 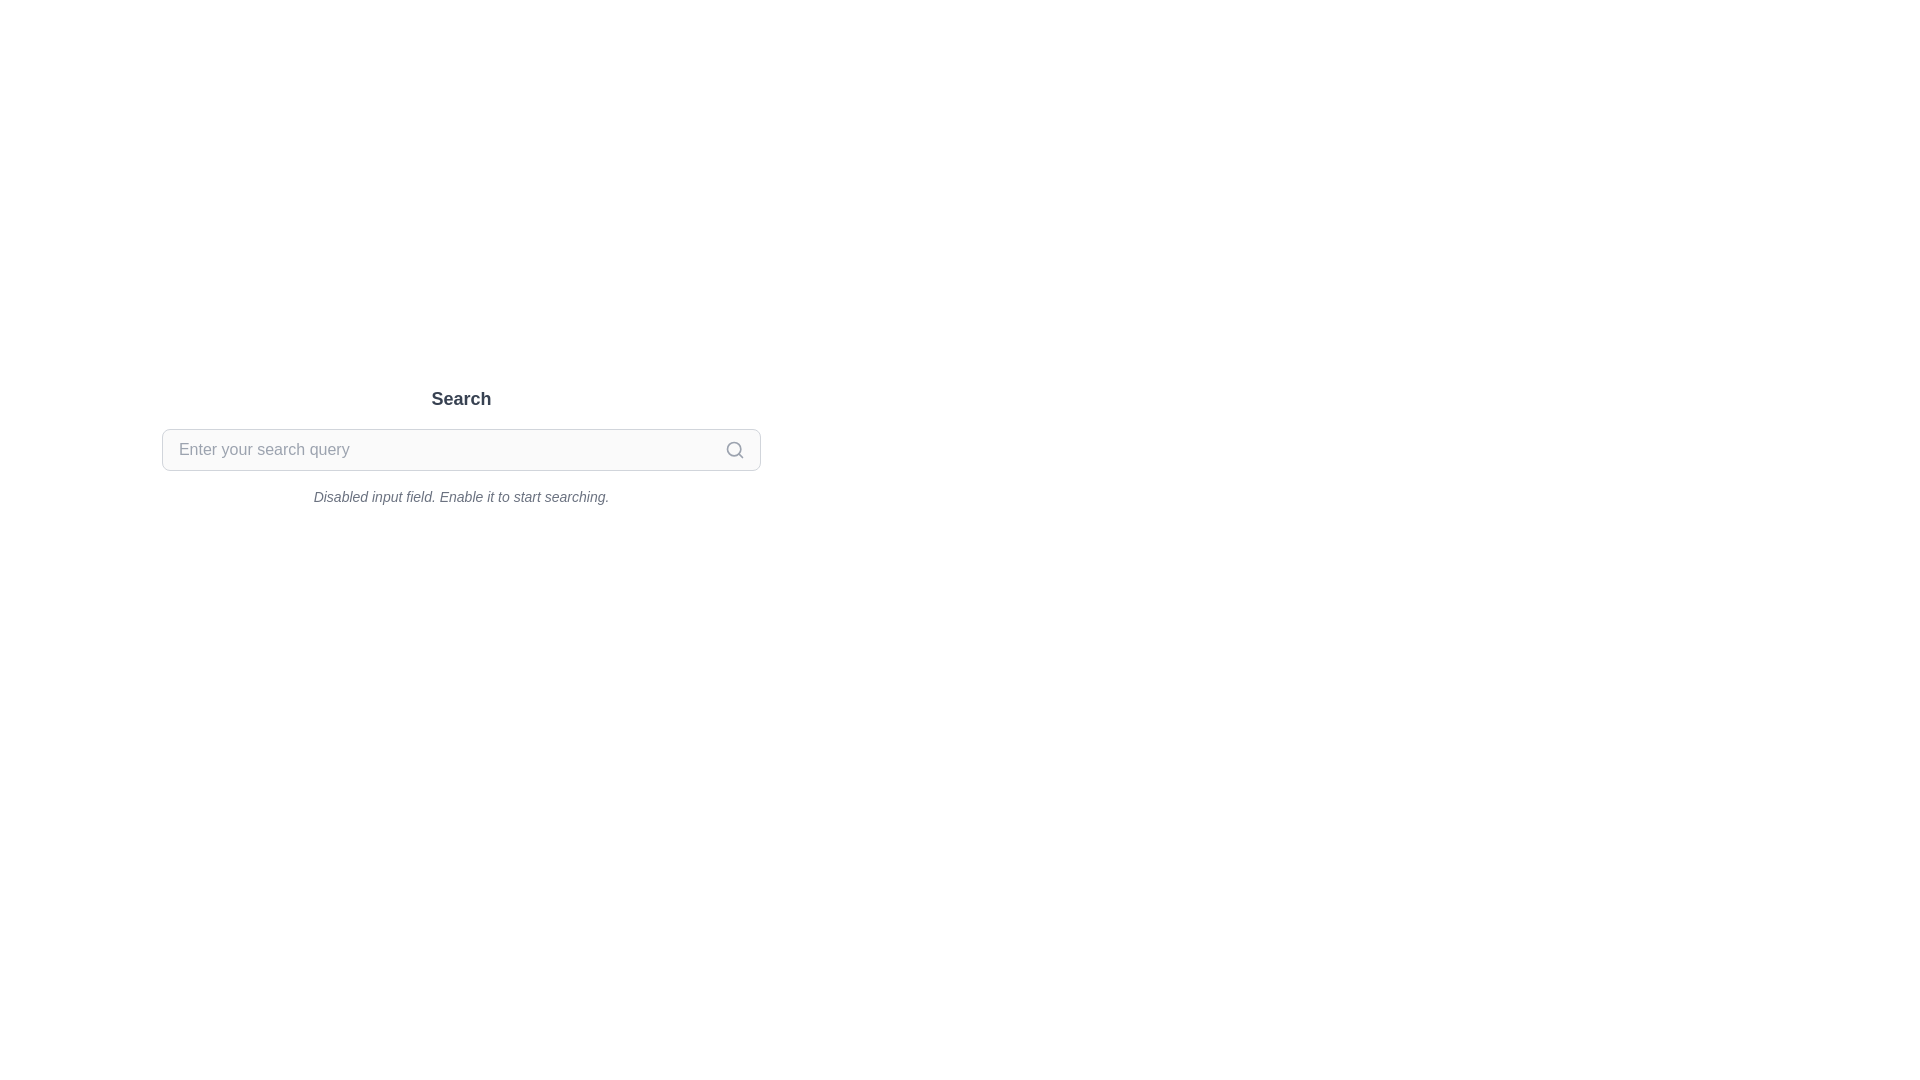 What do you see at coordinates (733, 447) in the screenshot?
I see `the circular magnifying glass icon at the right end of the search bar` at bounding box center [733, 447].